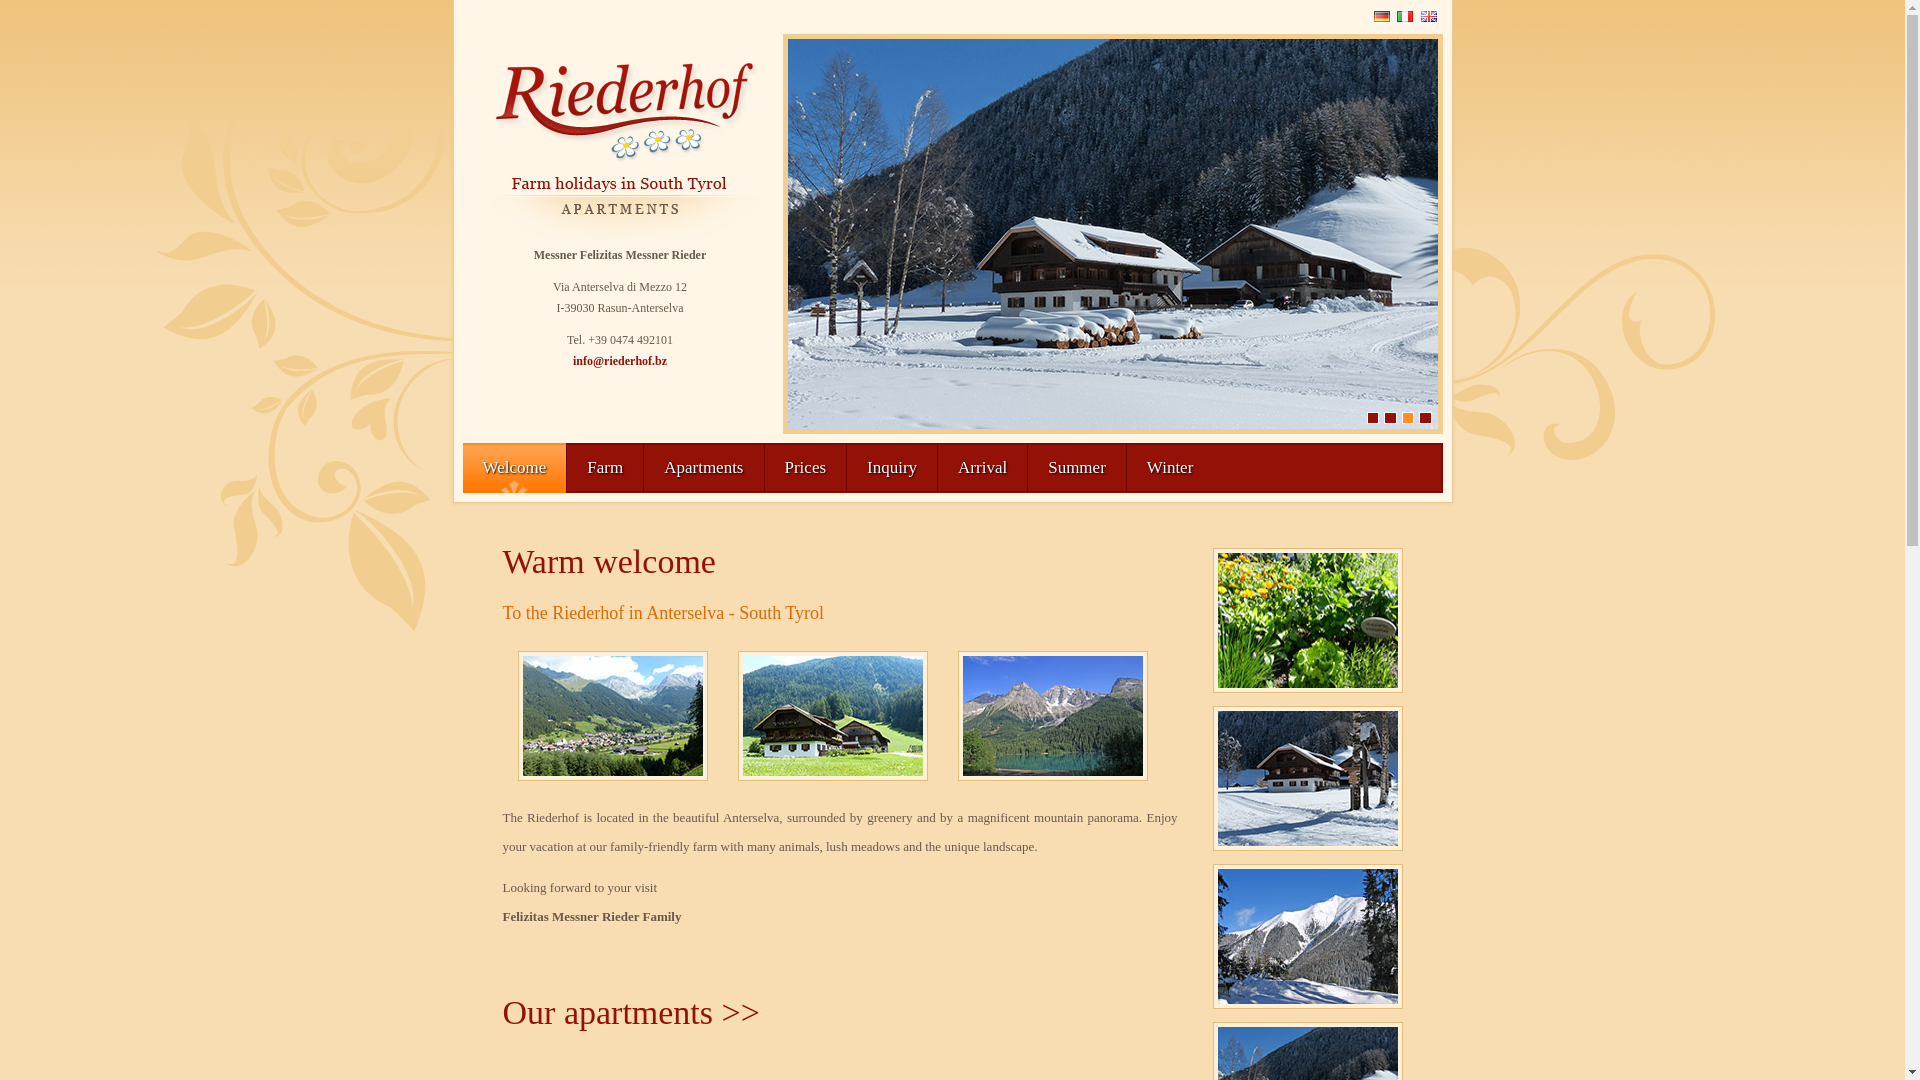  What do you see at coordinates (1382, 416) in the screenshot?
I see `'2'` at bounding box center [1382, 416].